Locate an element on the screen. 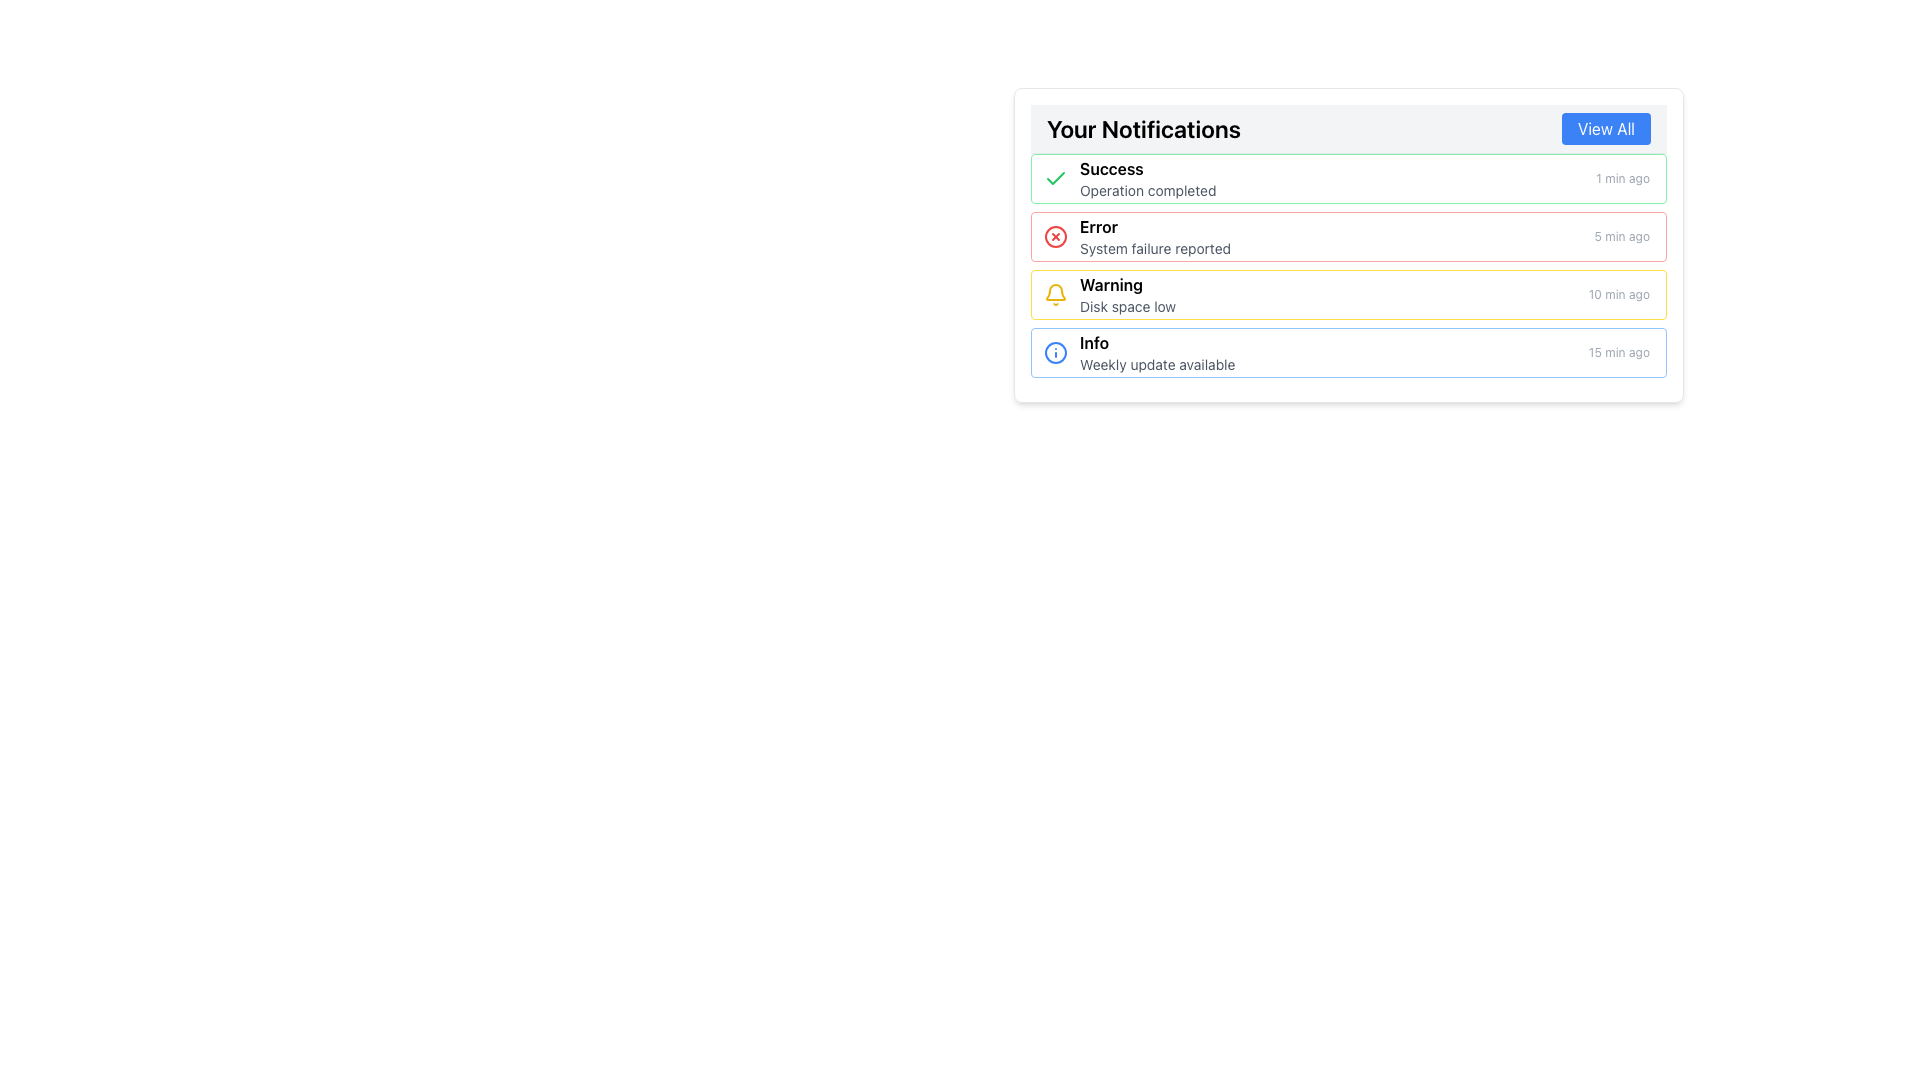  the 'Error' notification icon, which is visually represented by a red 'X' symbol and is the second icon in the vertical list of notifications is located at coordinates (1055, 235).